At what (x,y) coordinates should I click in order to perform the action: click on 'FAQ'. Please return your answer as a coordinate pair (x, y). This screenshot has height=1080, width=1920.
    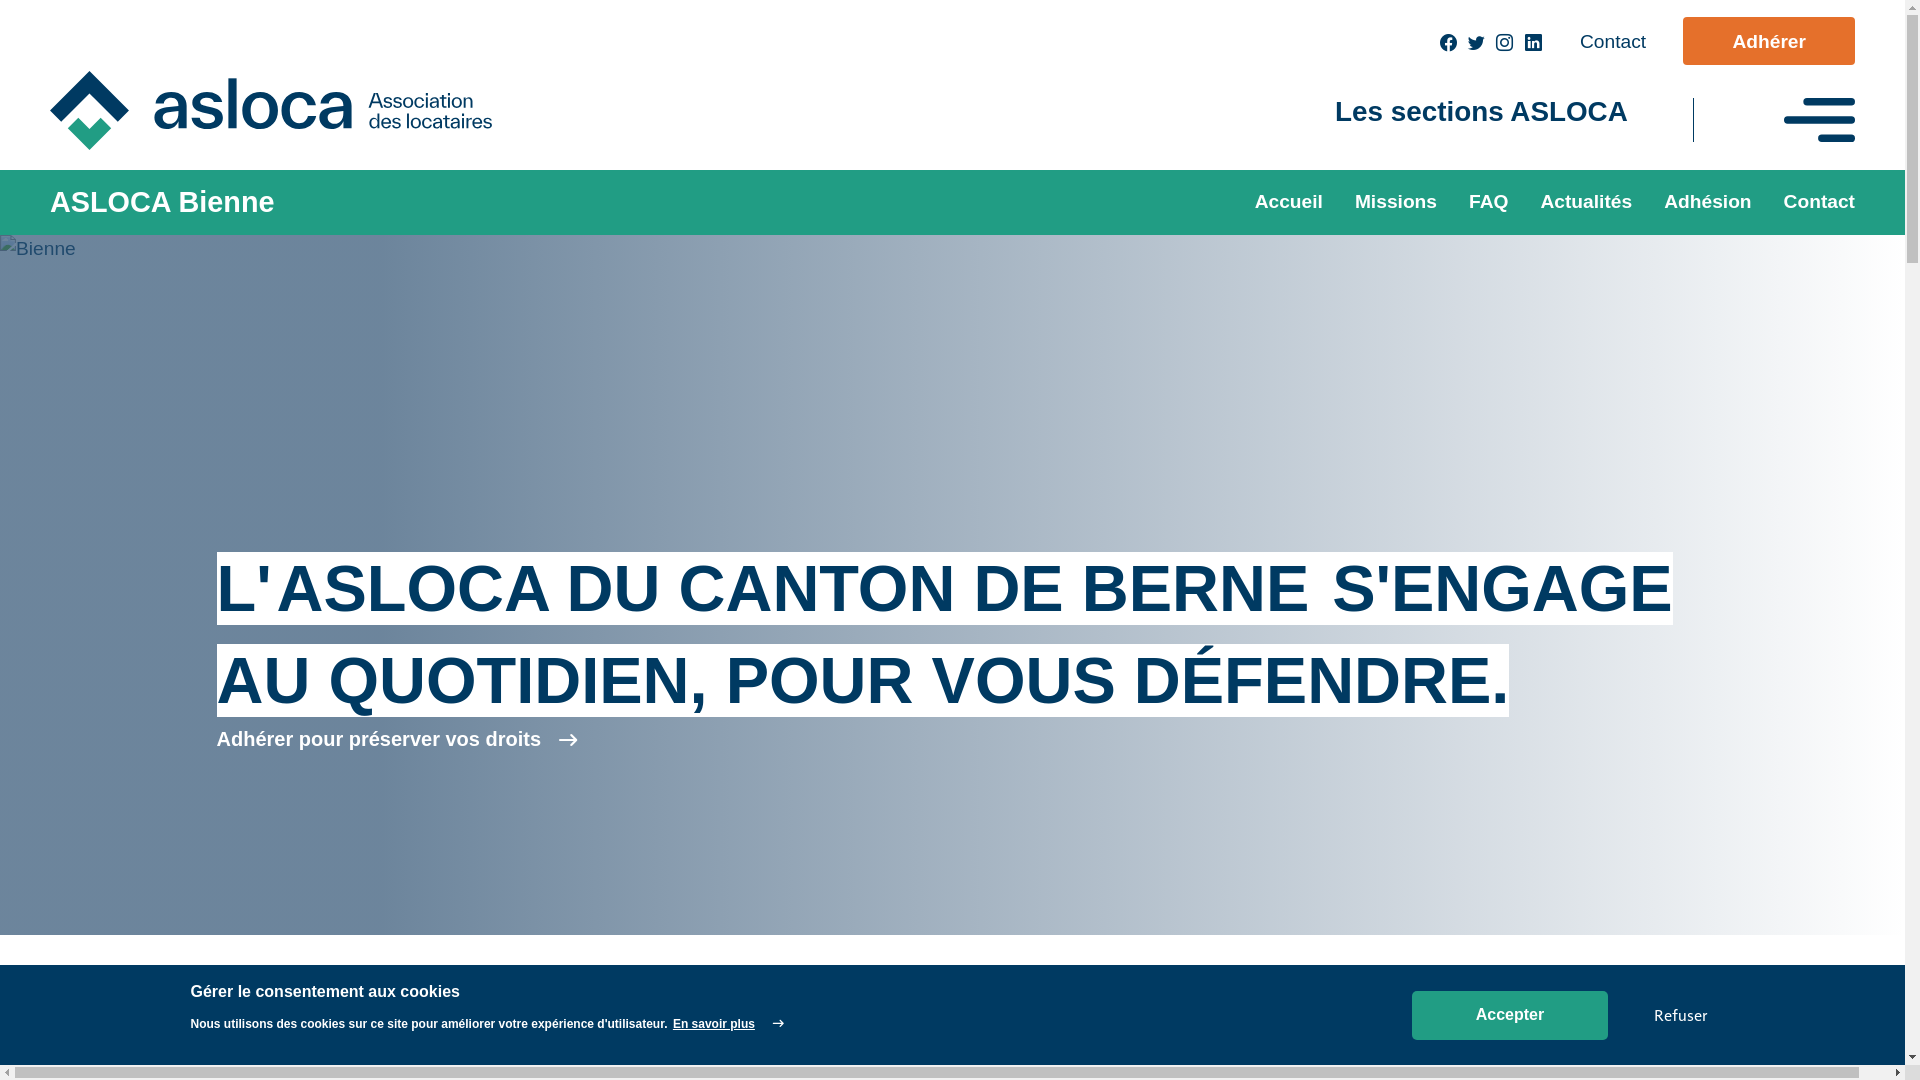
    Looking at the image, I should click on (1488, 202).